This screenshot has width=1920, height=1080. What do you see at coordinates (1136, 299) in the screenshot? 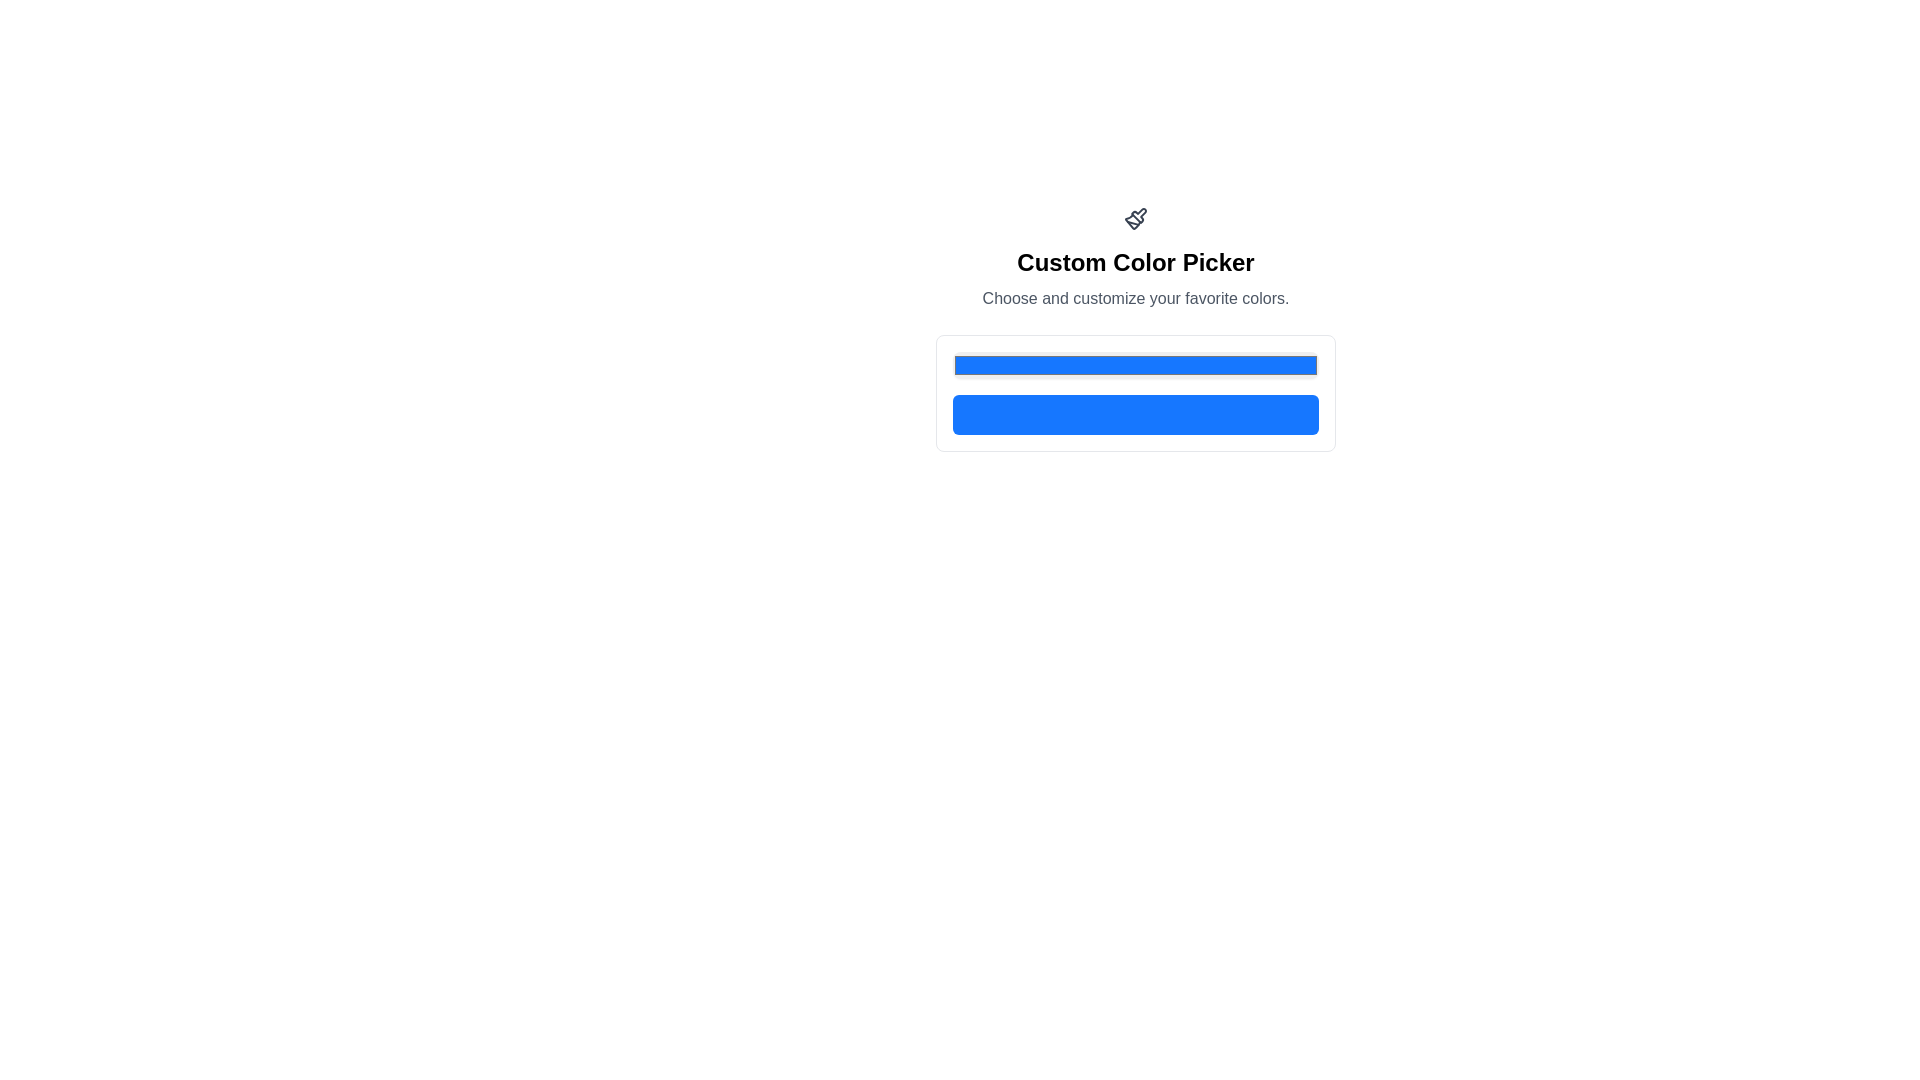
I see `text block displaying the phrase 'Choose and customize your favorite colors.' located below the 'Custom Color Picker' header and above the blue interactive components` at bounding box center [1136, 299].